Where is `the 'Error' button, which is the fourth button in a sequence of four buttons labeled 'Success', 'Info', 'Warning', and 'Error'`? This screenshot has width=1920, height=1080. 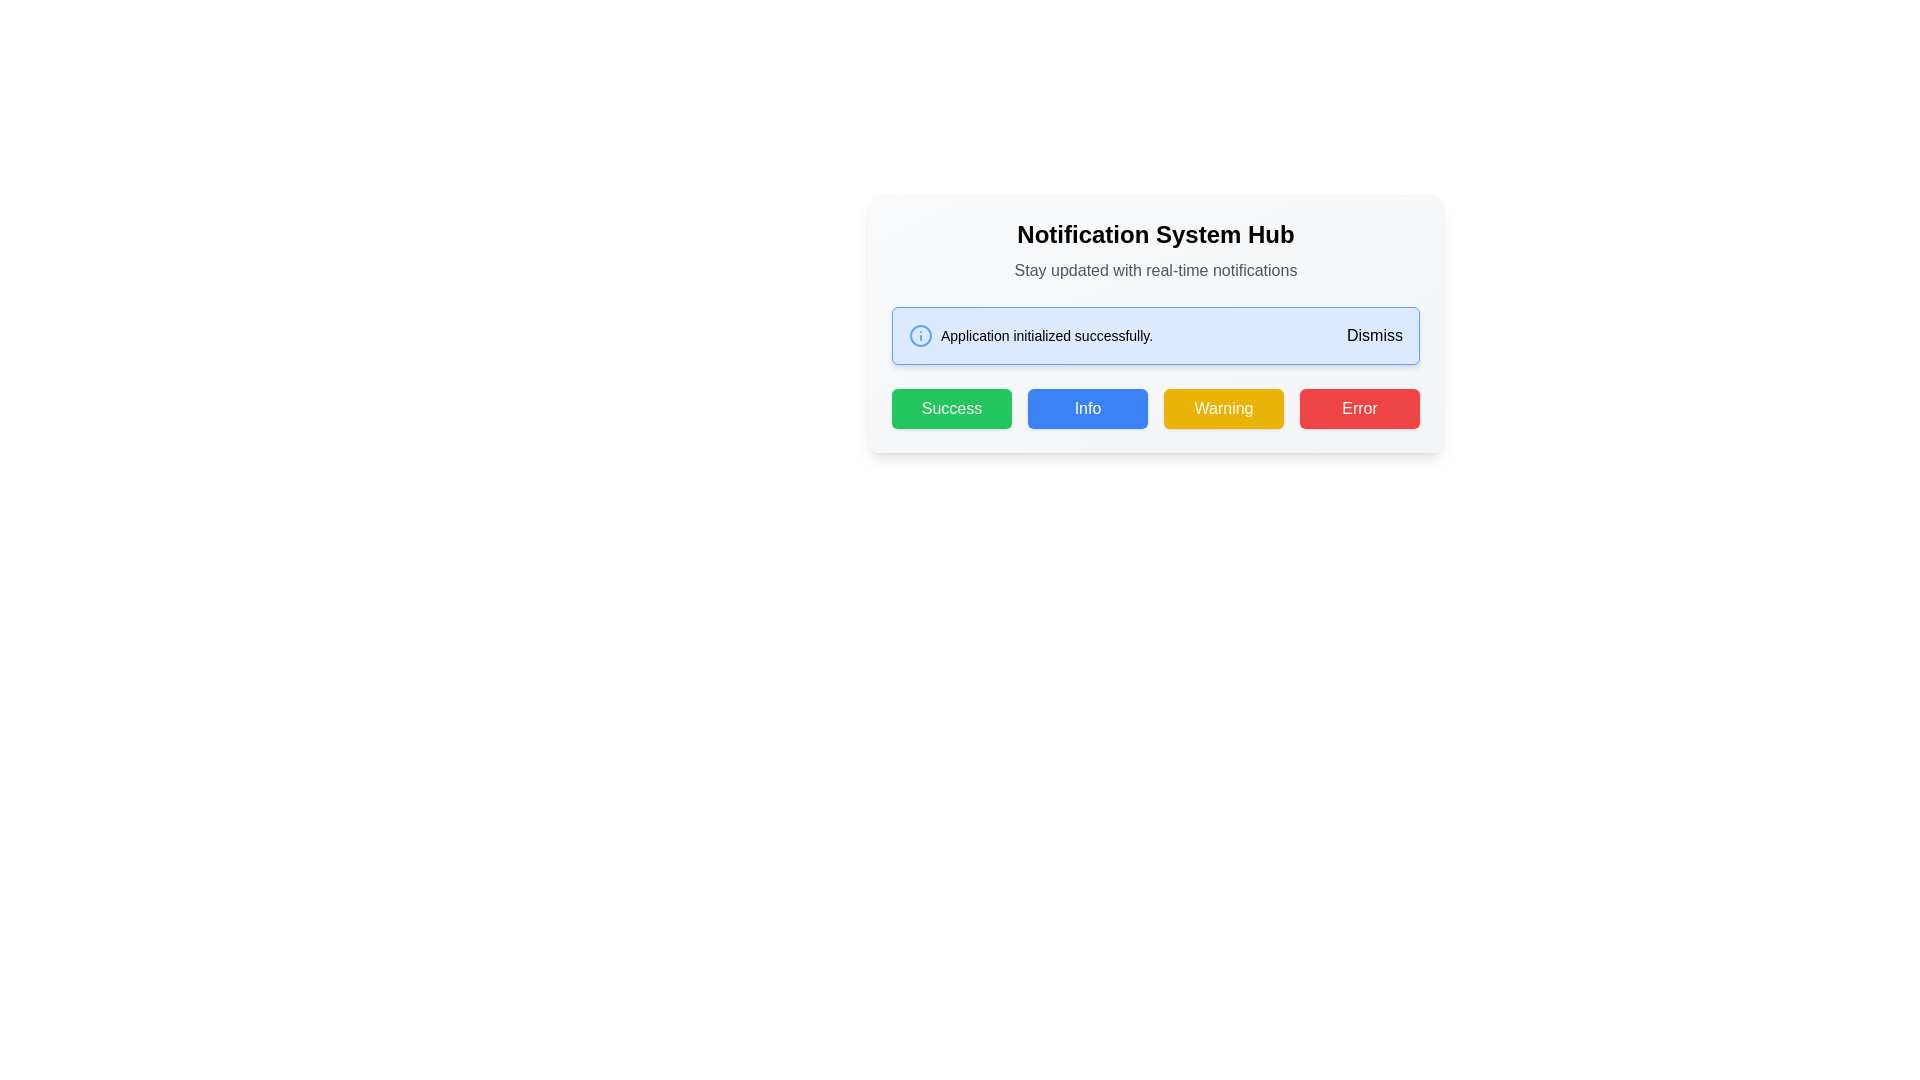
the 'Error' button, which is the fourth button in a sequence of four buttons labeled 'Success', 'Info', 'Warning', and 'Error' is located at coordinates (1359, 407).